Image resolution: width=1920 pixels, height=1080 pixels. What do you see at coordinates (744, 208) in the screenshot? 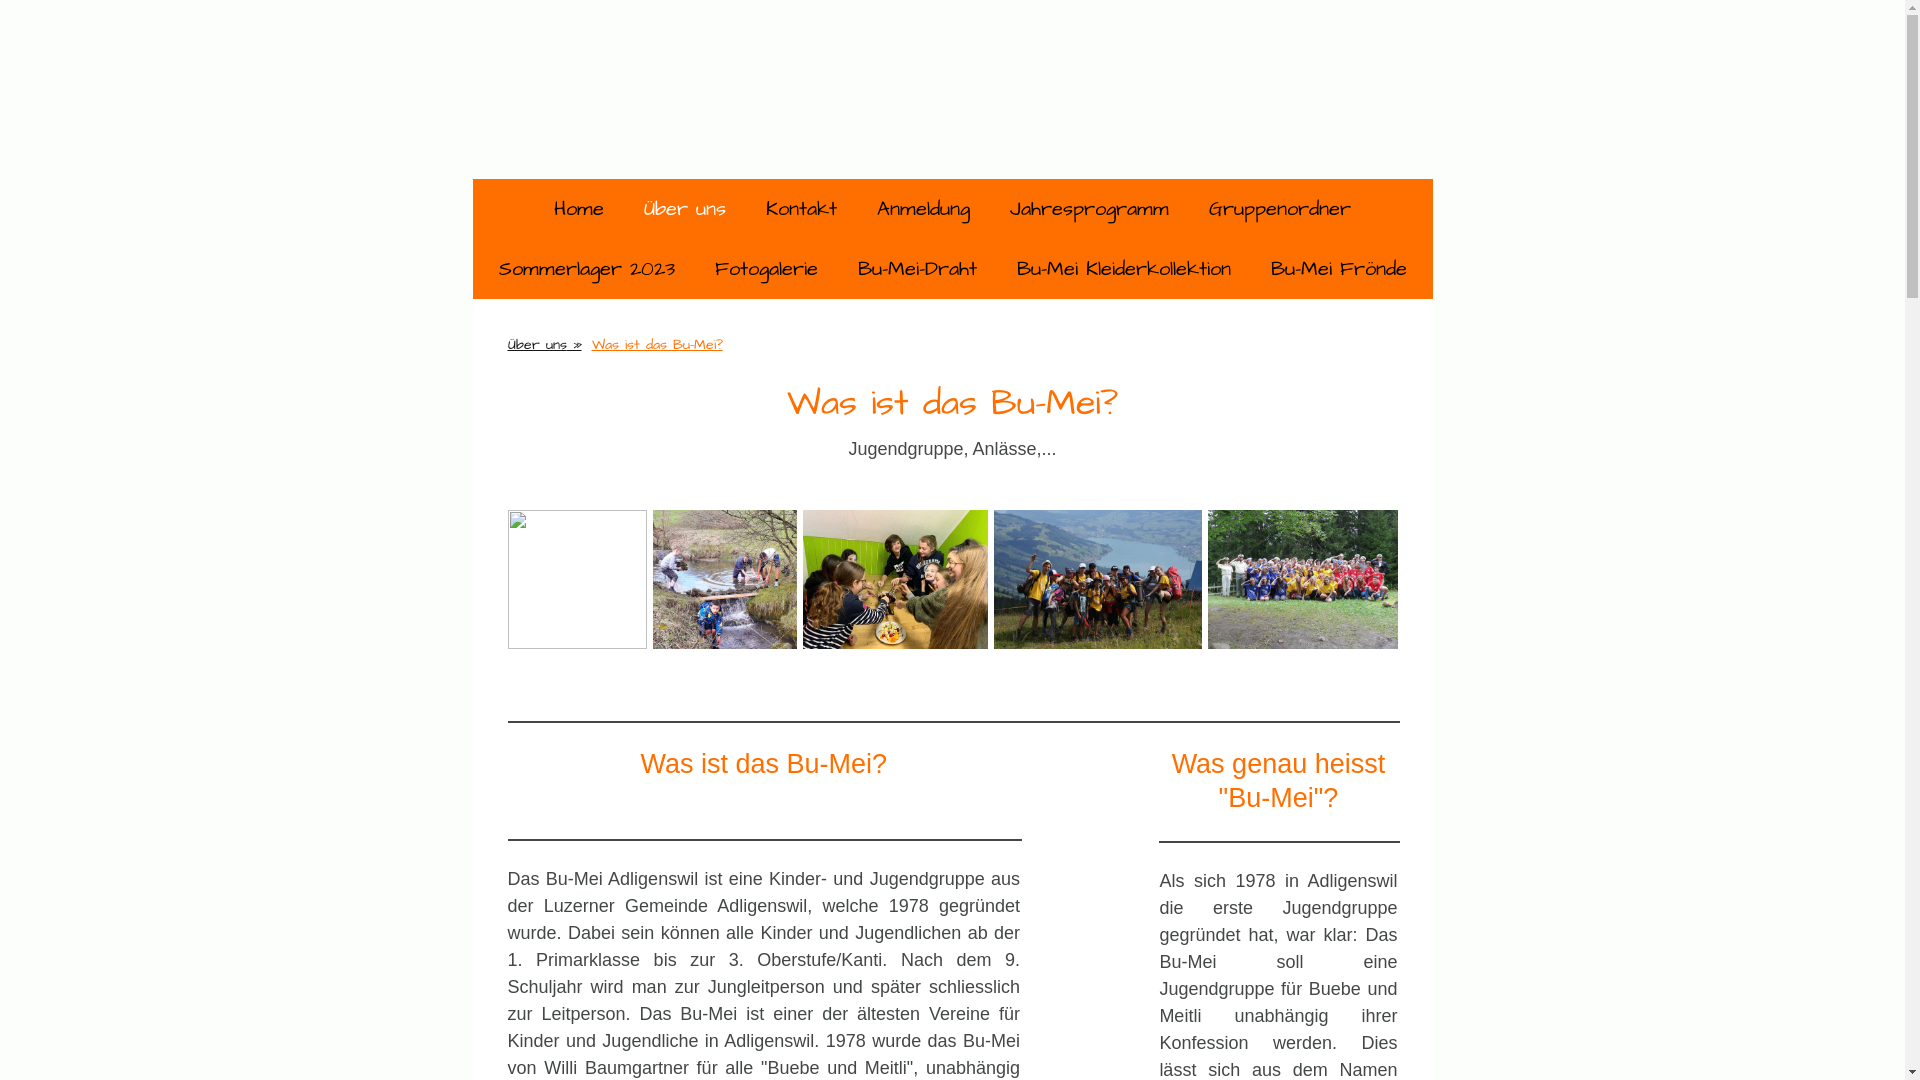
I see `'Kontakt'` at bounding box center [744, 208].